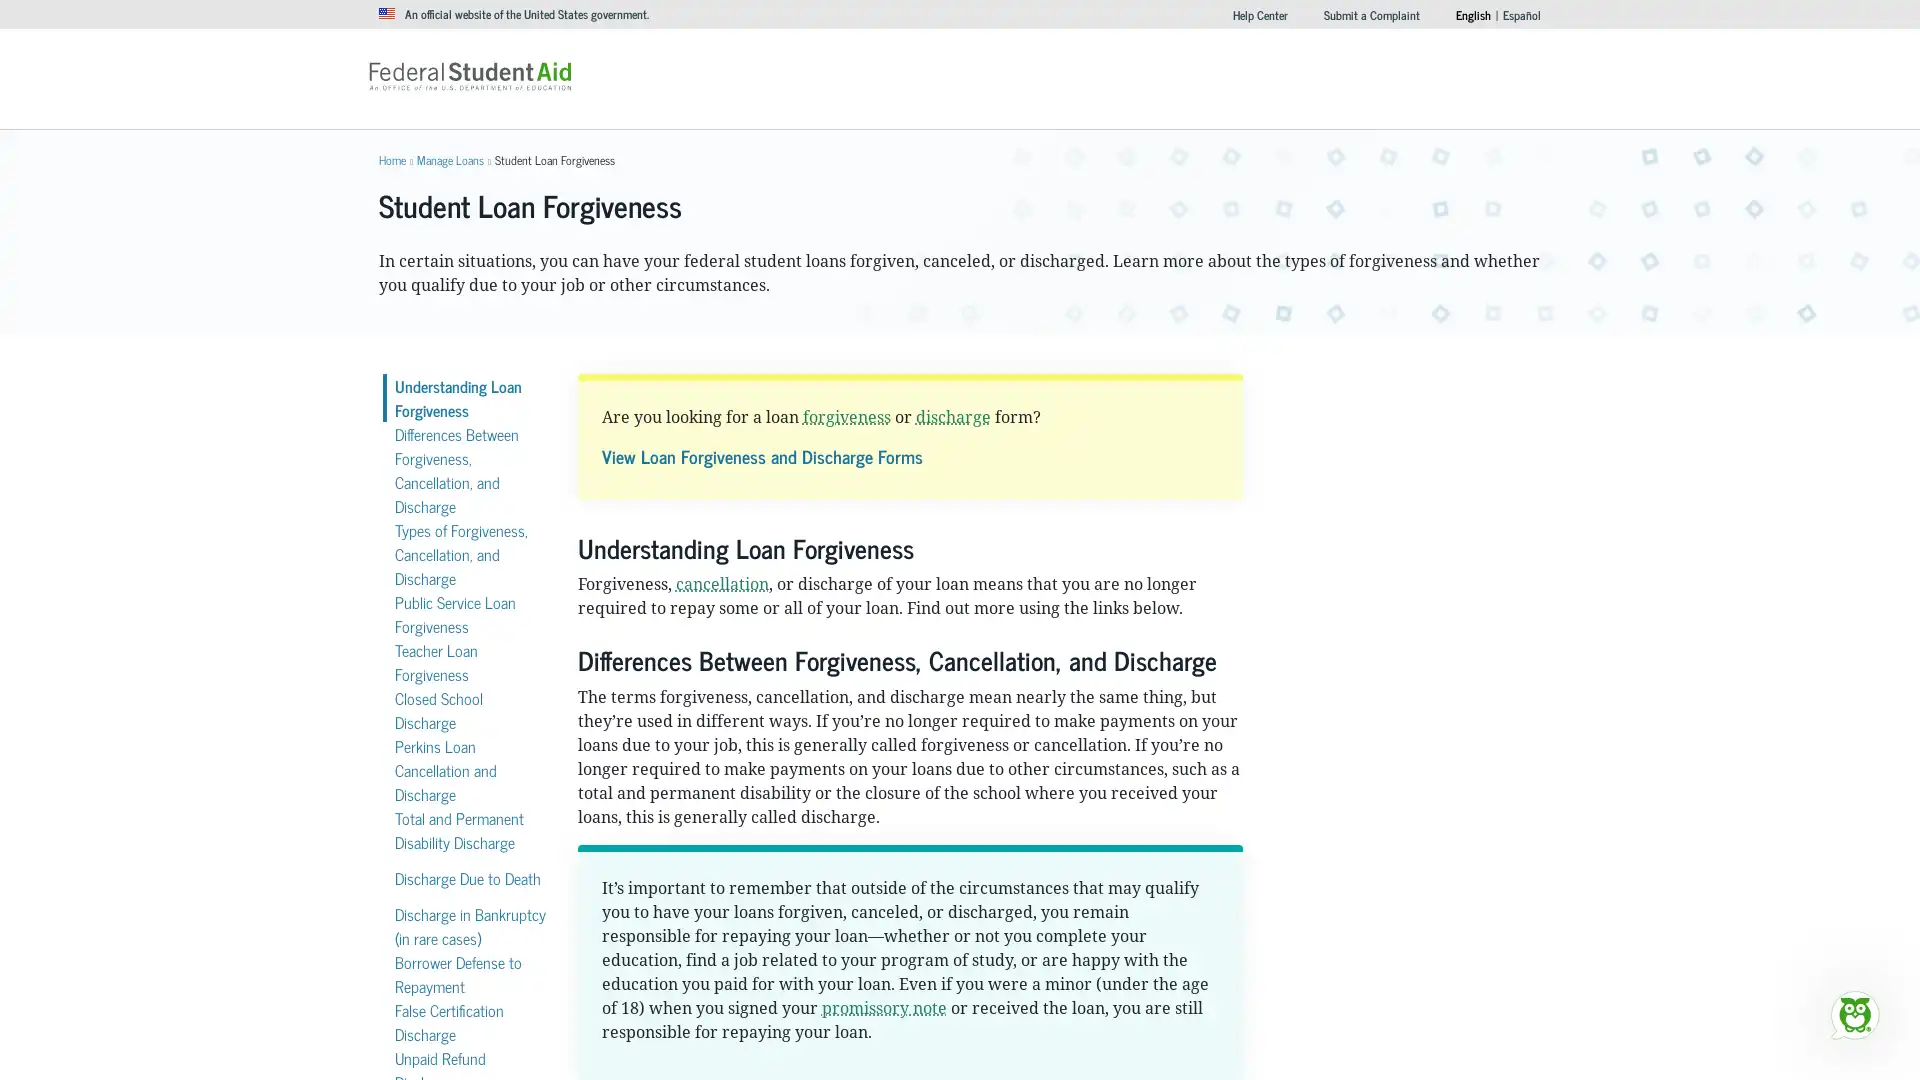  I want to click on English |, so click(1473, 15).